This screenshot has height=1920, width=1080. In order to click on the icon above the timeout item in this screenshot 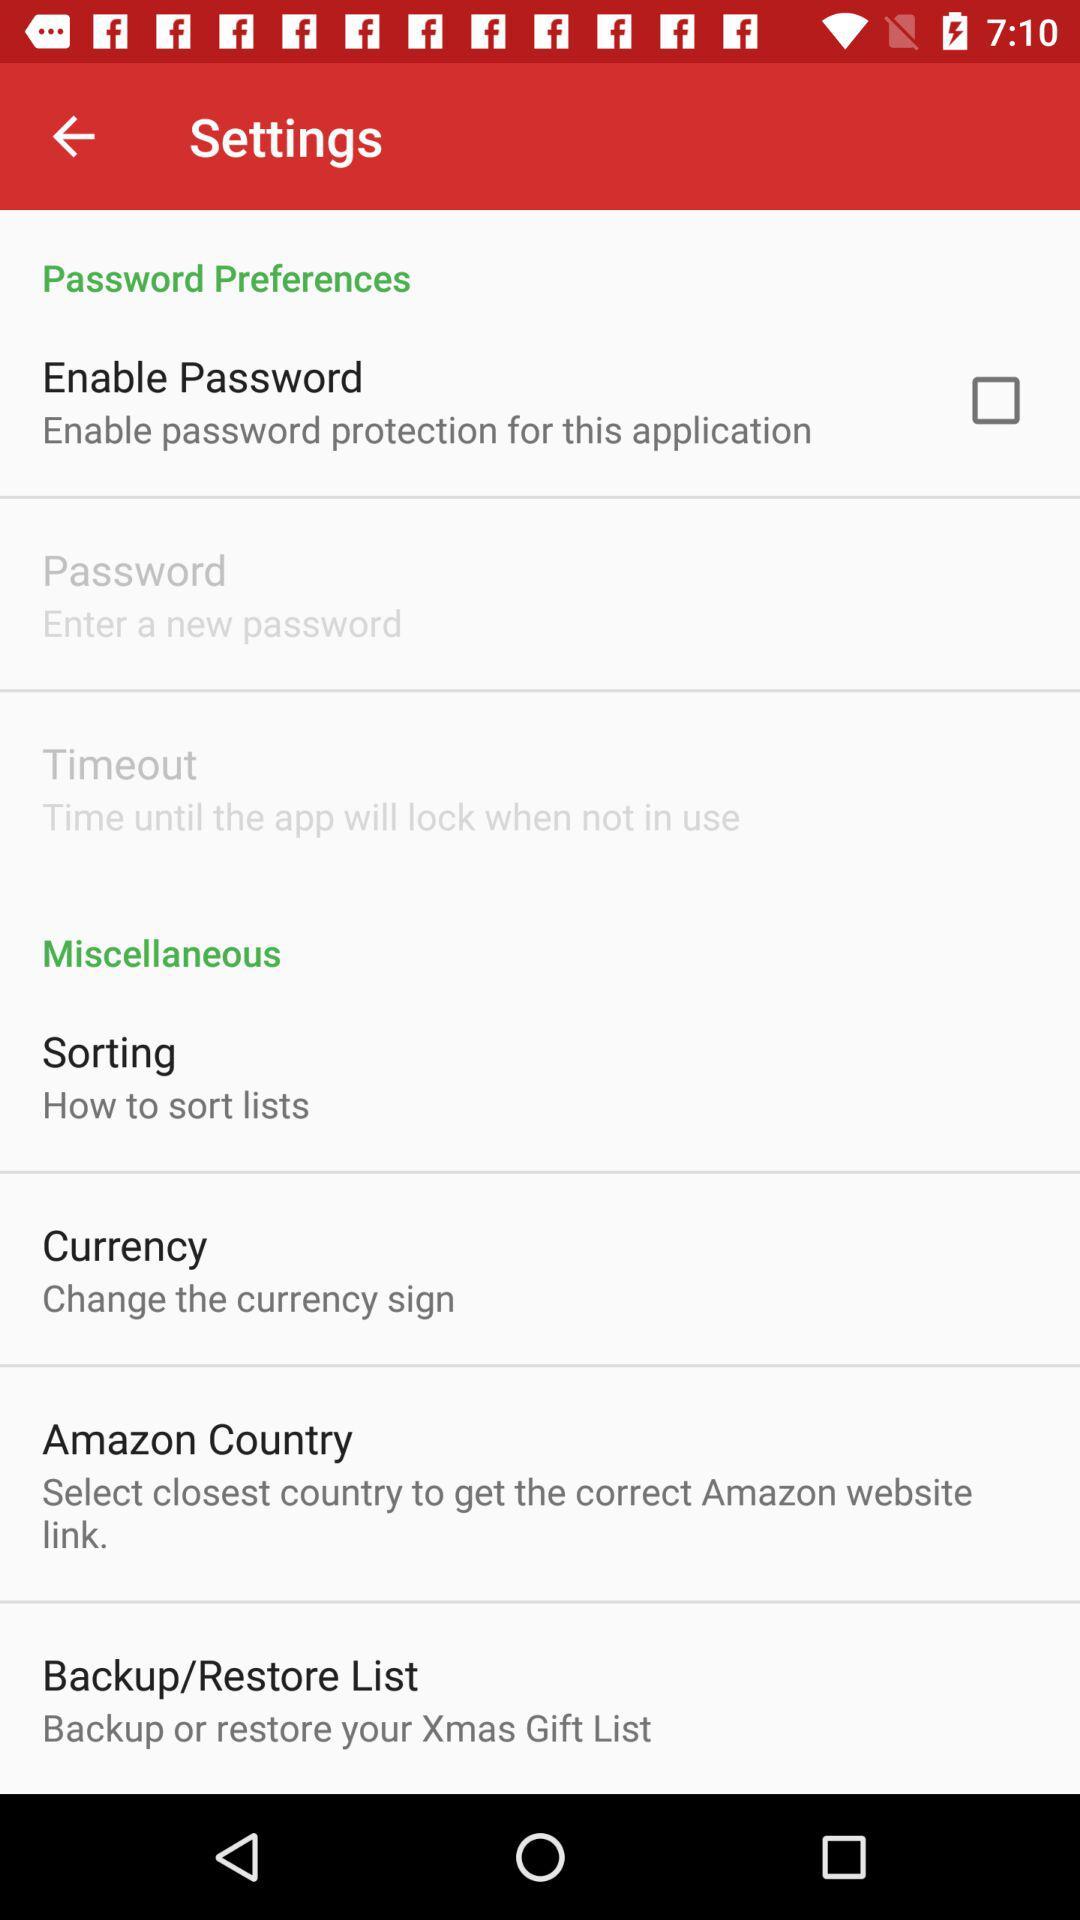, I will do `click(222, 621)`.